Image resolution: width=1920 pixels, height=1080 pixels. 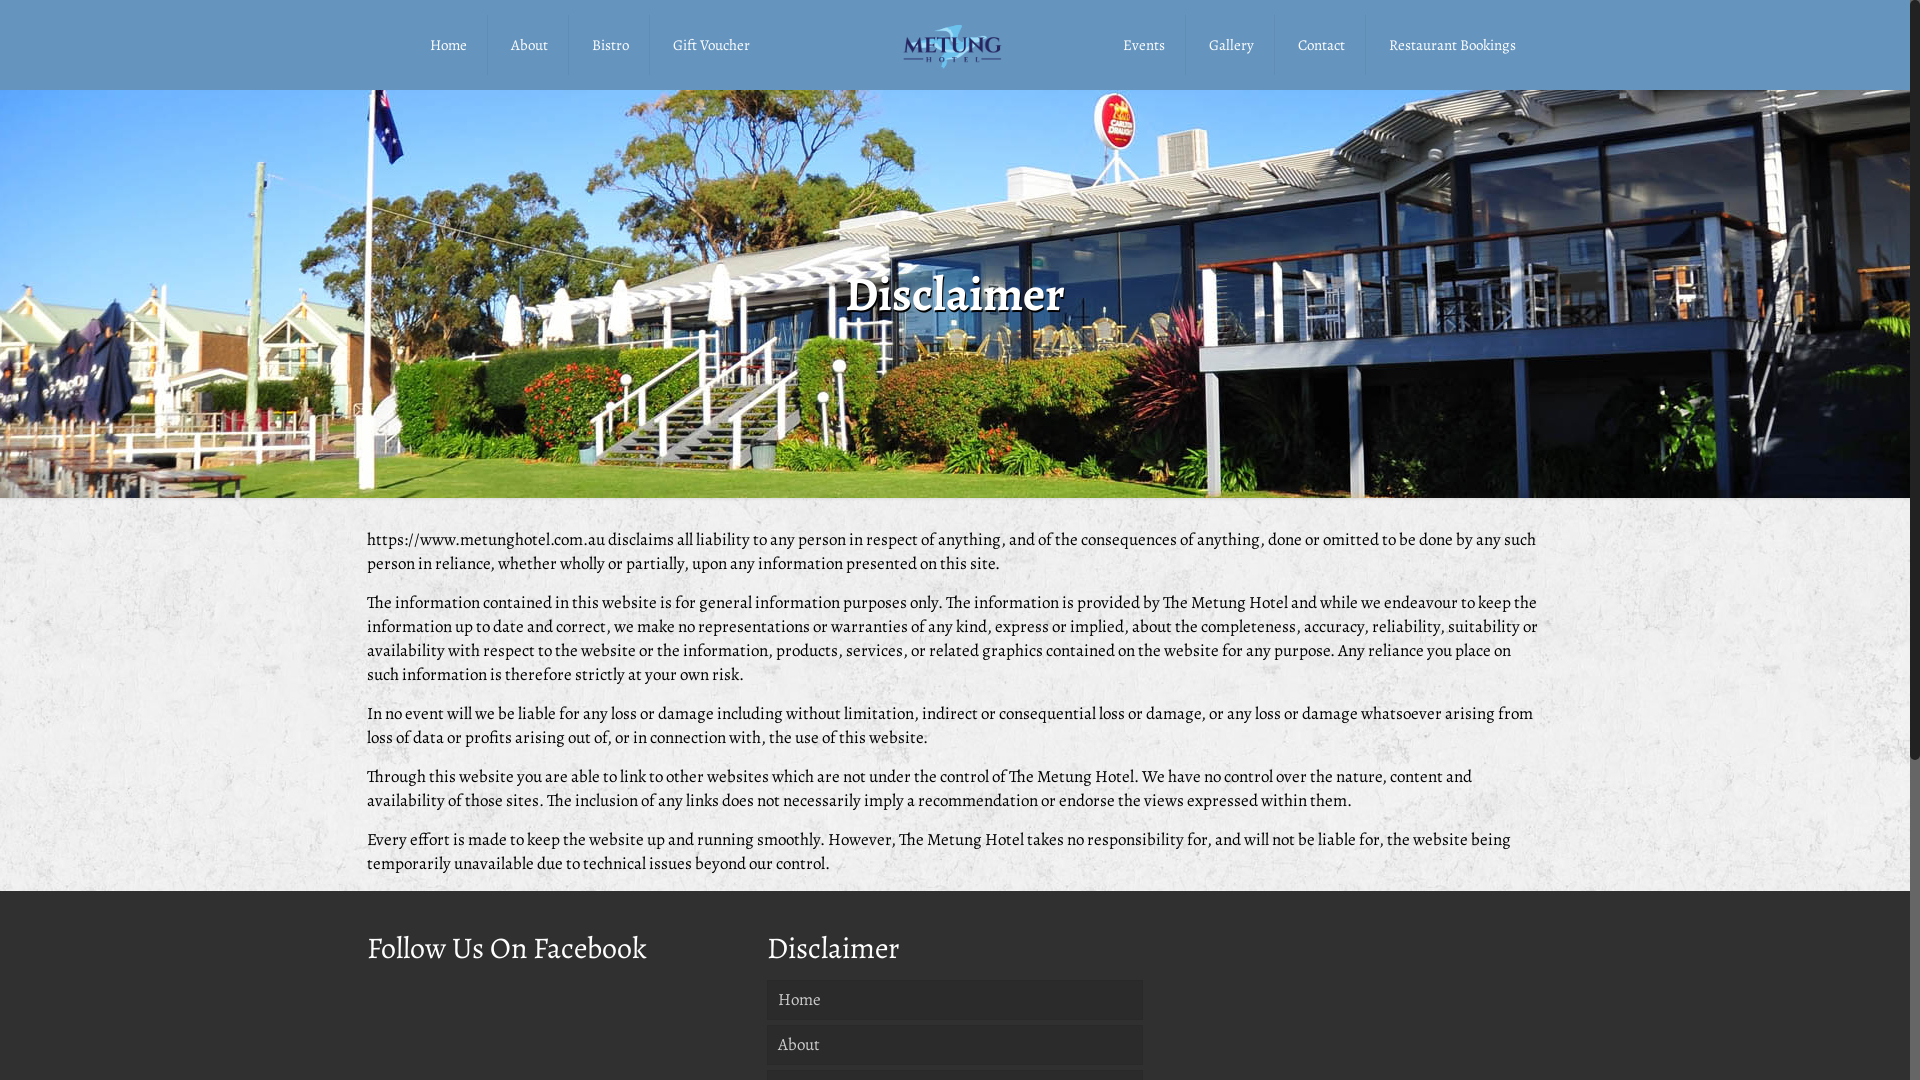 What do you see at coordinates (954, 1044) in the screenshot?
I see `'About'` at bounding box center [954, 1044].